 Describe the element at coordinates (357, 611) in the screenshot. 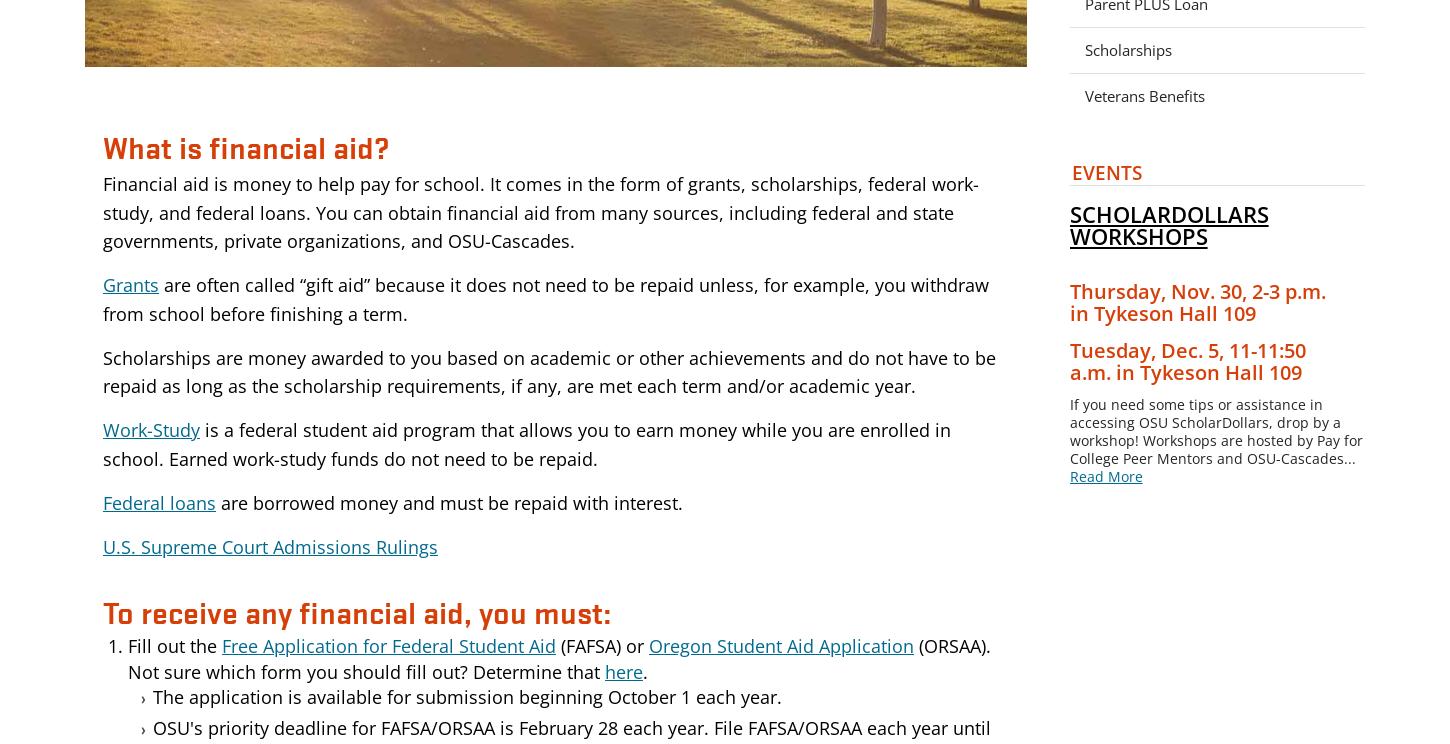

I see `'To receive any financial aid, you must:'` at that location.